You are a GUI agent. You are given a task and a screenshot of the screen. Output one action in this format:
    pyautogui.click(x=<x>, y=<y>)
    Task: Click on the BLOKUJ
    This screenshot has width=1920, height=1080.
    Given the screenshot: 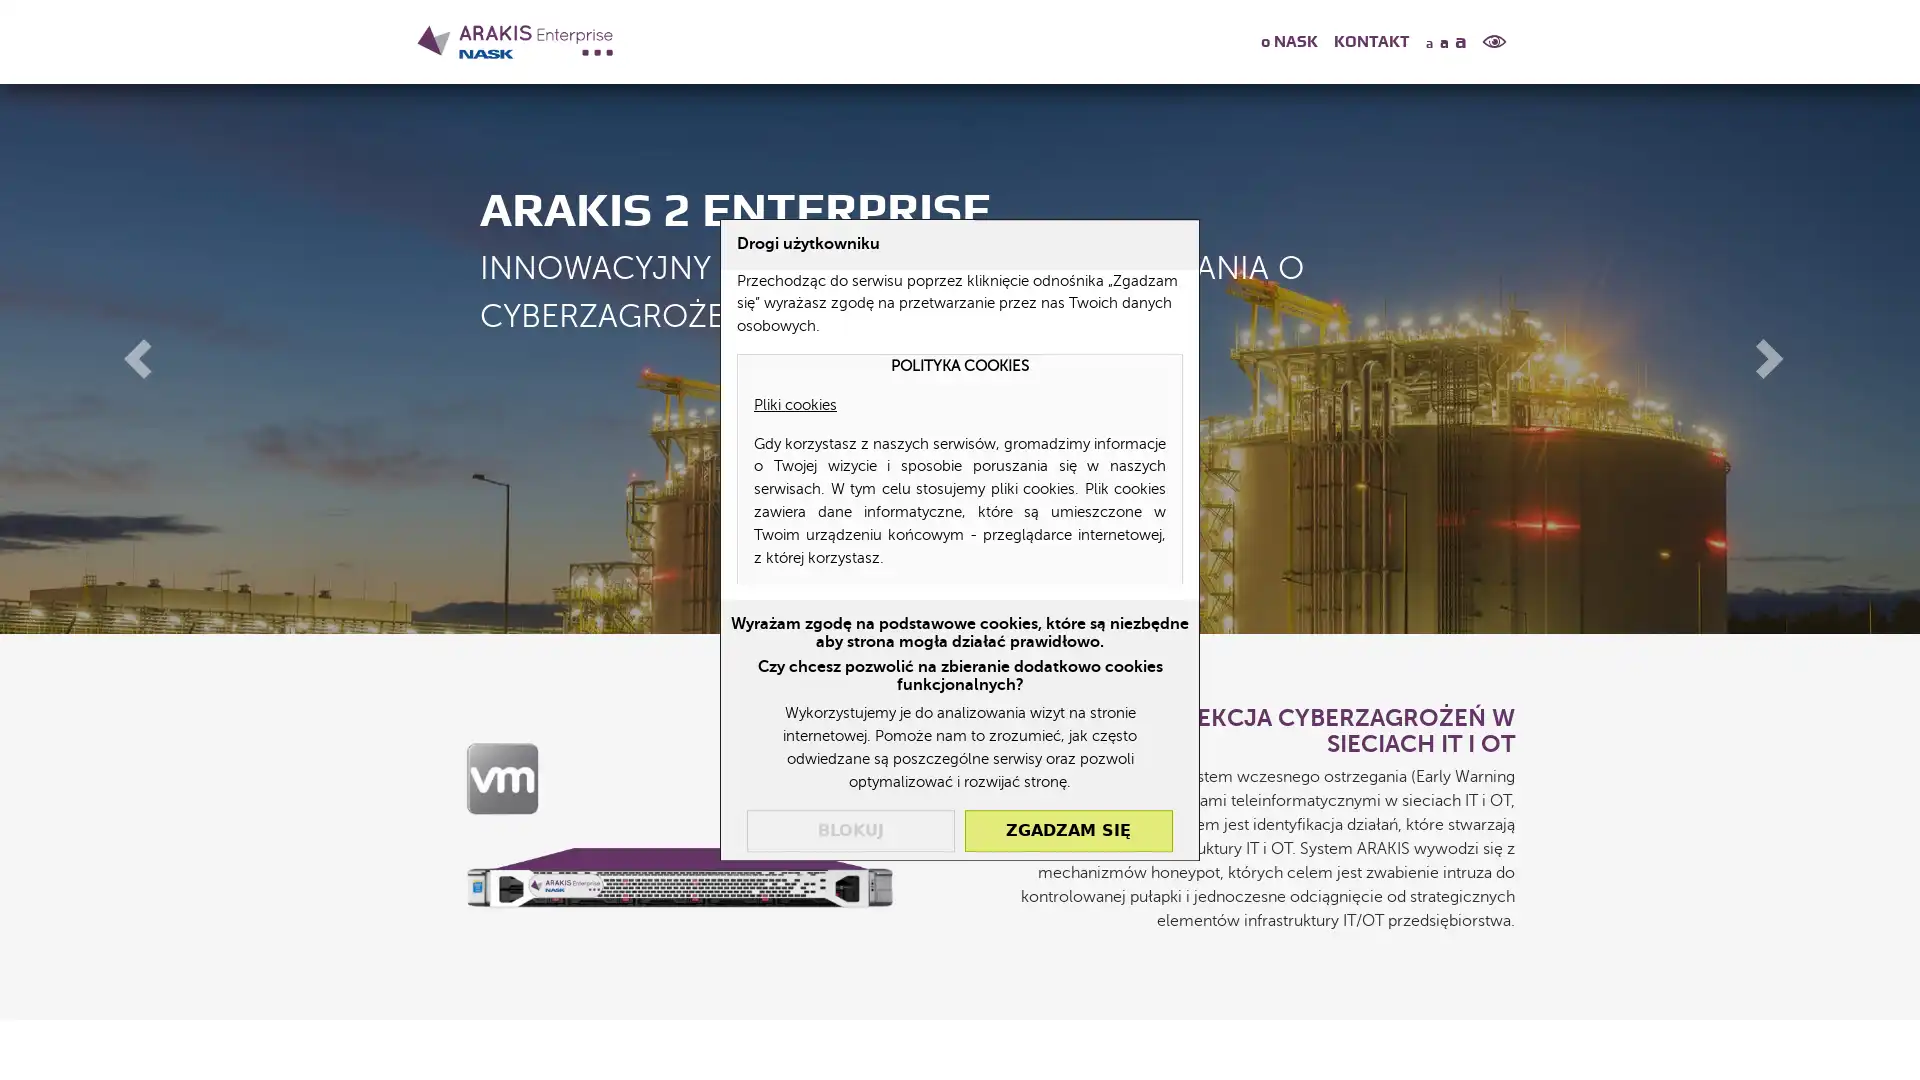 What is the action you would take?
    pyautogui.click(x=850, y=829)
    